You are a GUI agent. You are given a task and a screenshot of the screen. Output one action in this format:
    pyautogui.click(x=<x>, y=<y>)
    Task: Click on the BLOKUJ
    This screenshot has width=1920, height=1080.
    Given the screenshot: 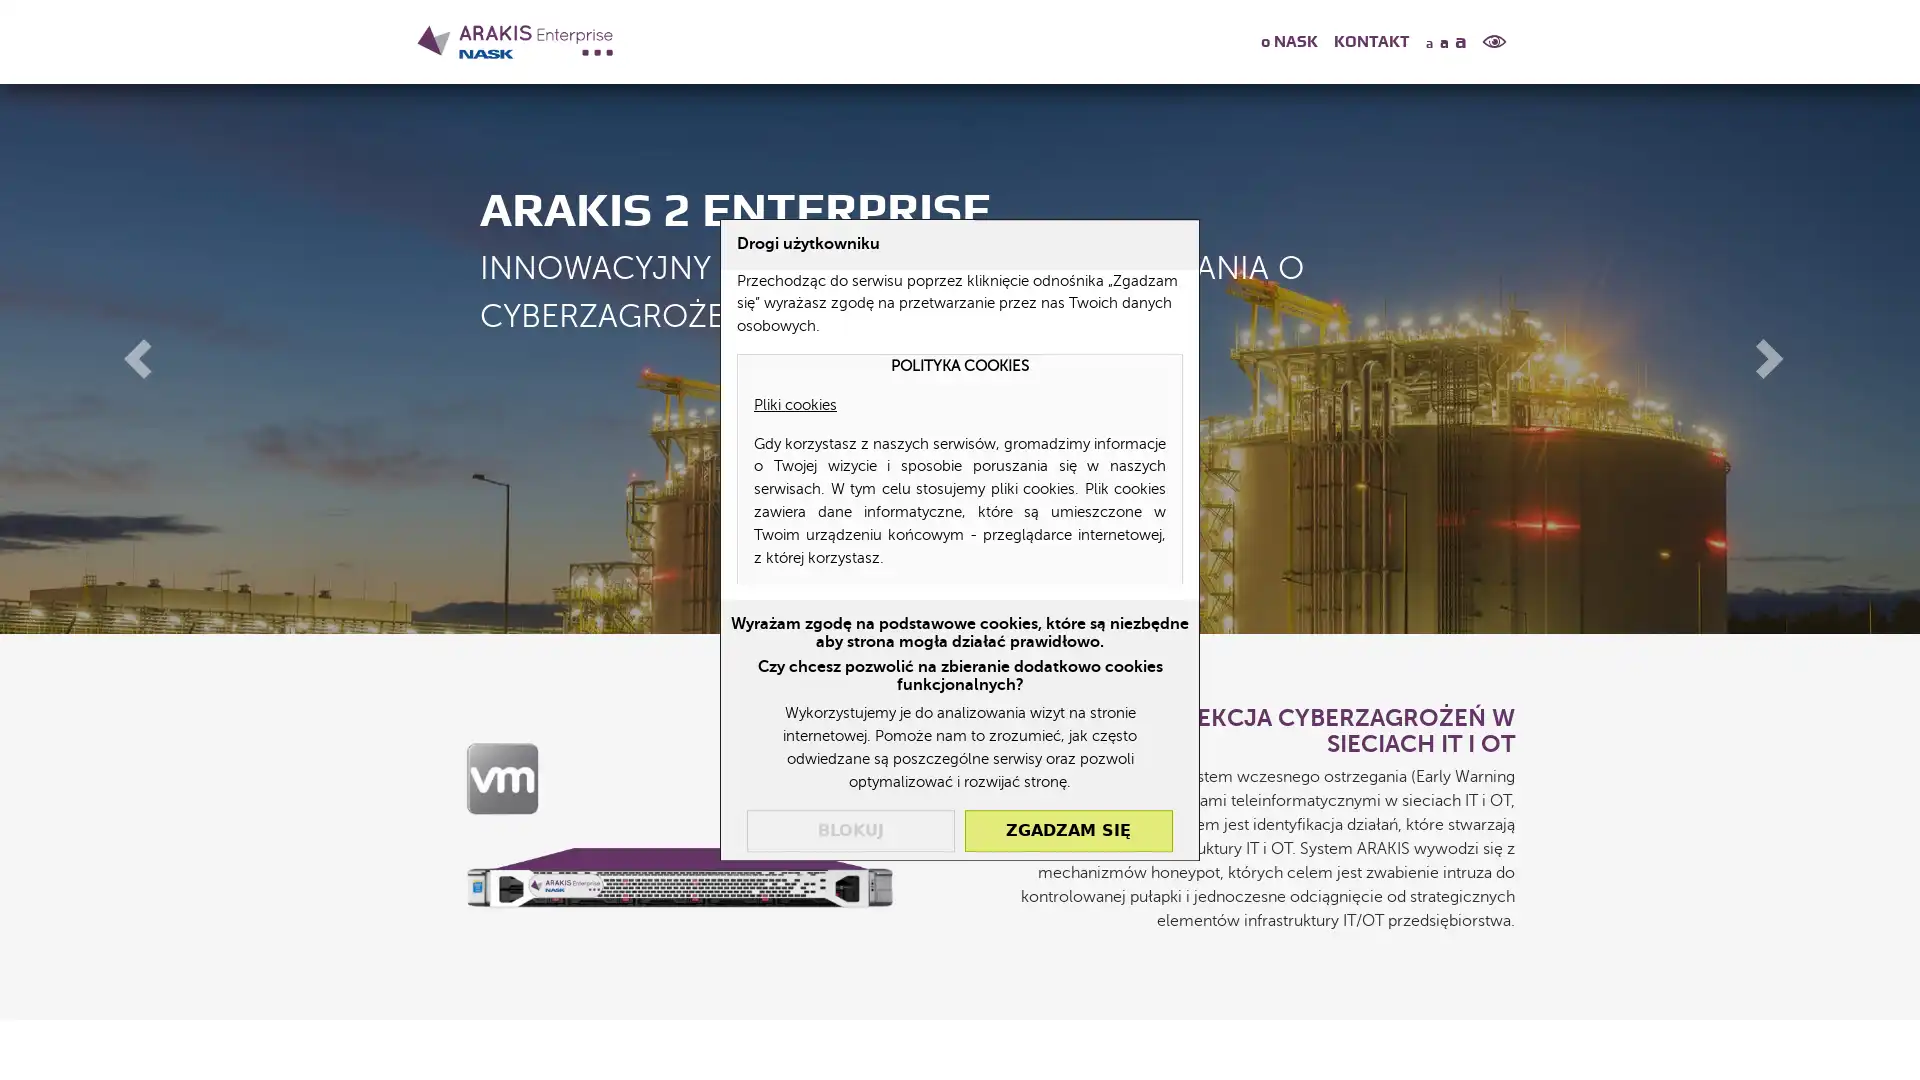 What is the action you would take?
    pyautogui.click(x=850, y=829)
    